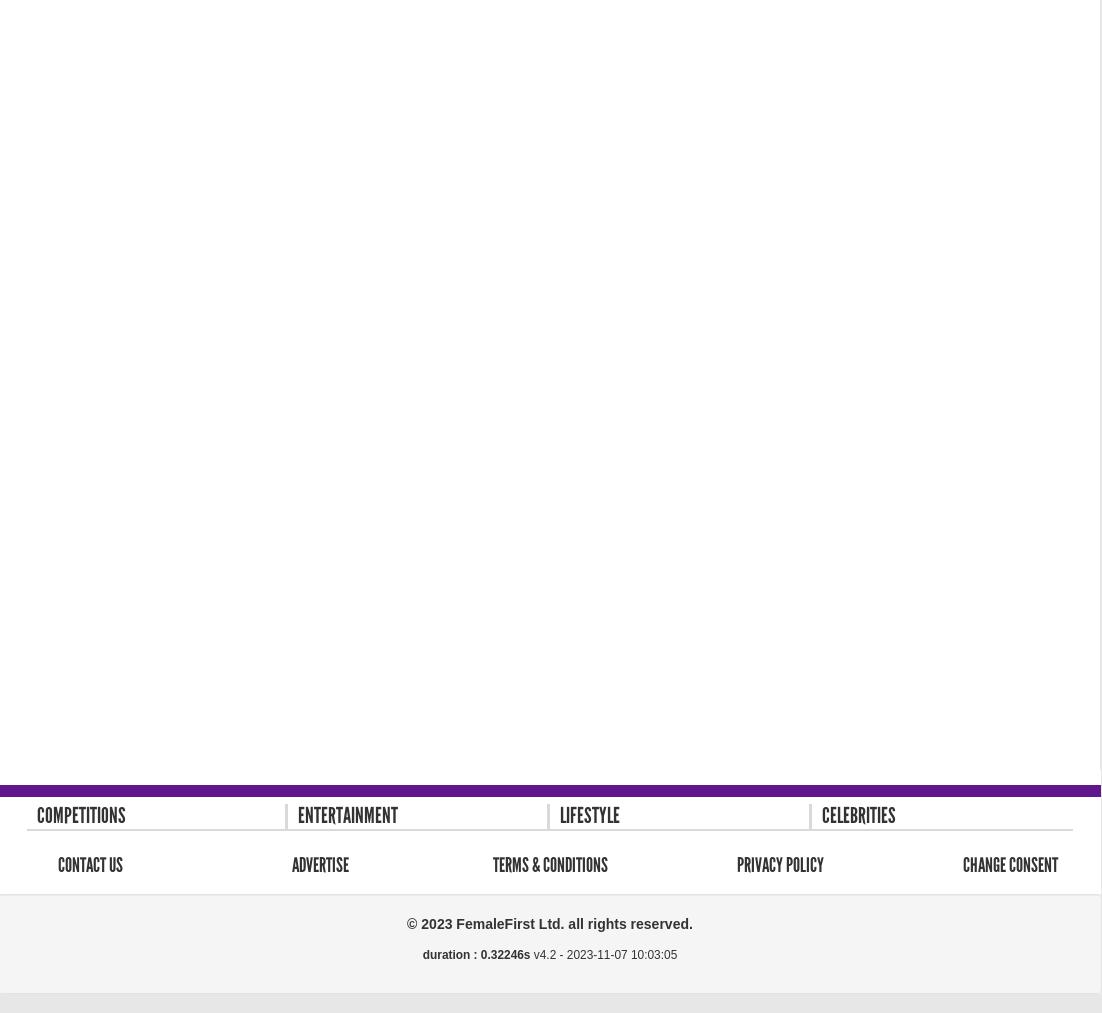 This screenshot has width=1102, height=1013. What do you see at coordinates (474, 954) in the screenshot?
I see `'duration : 0.32246s'` at bounding box center [474, 954].